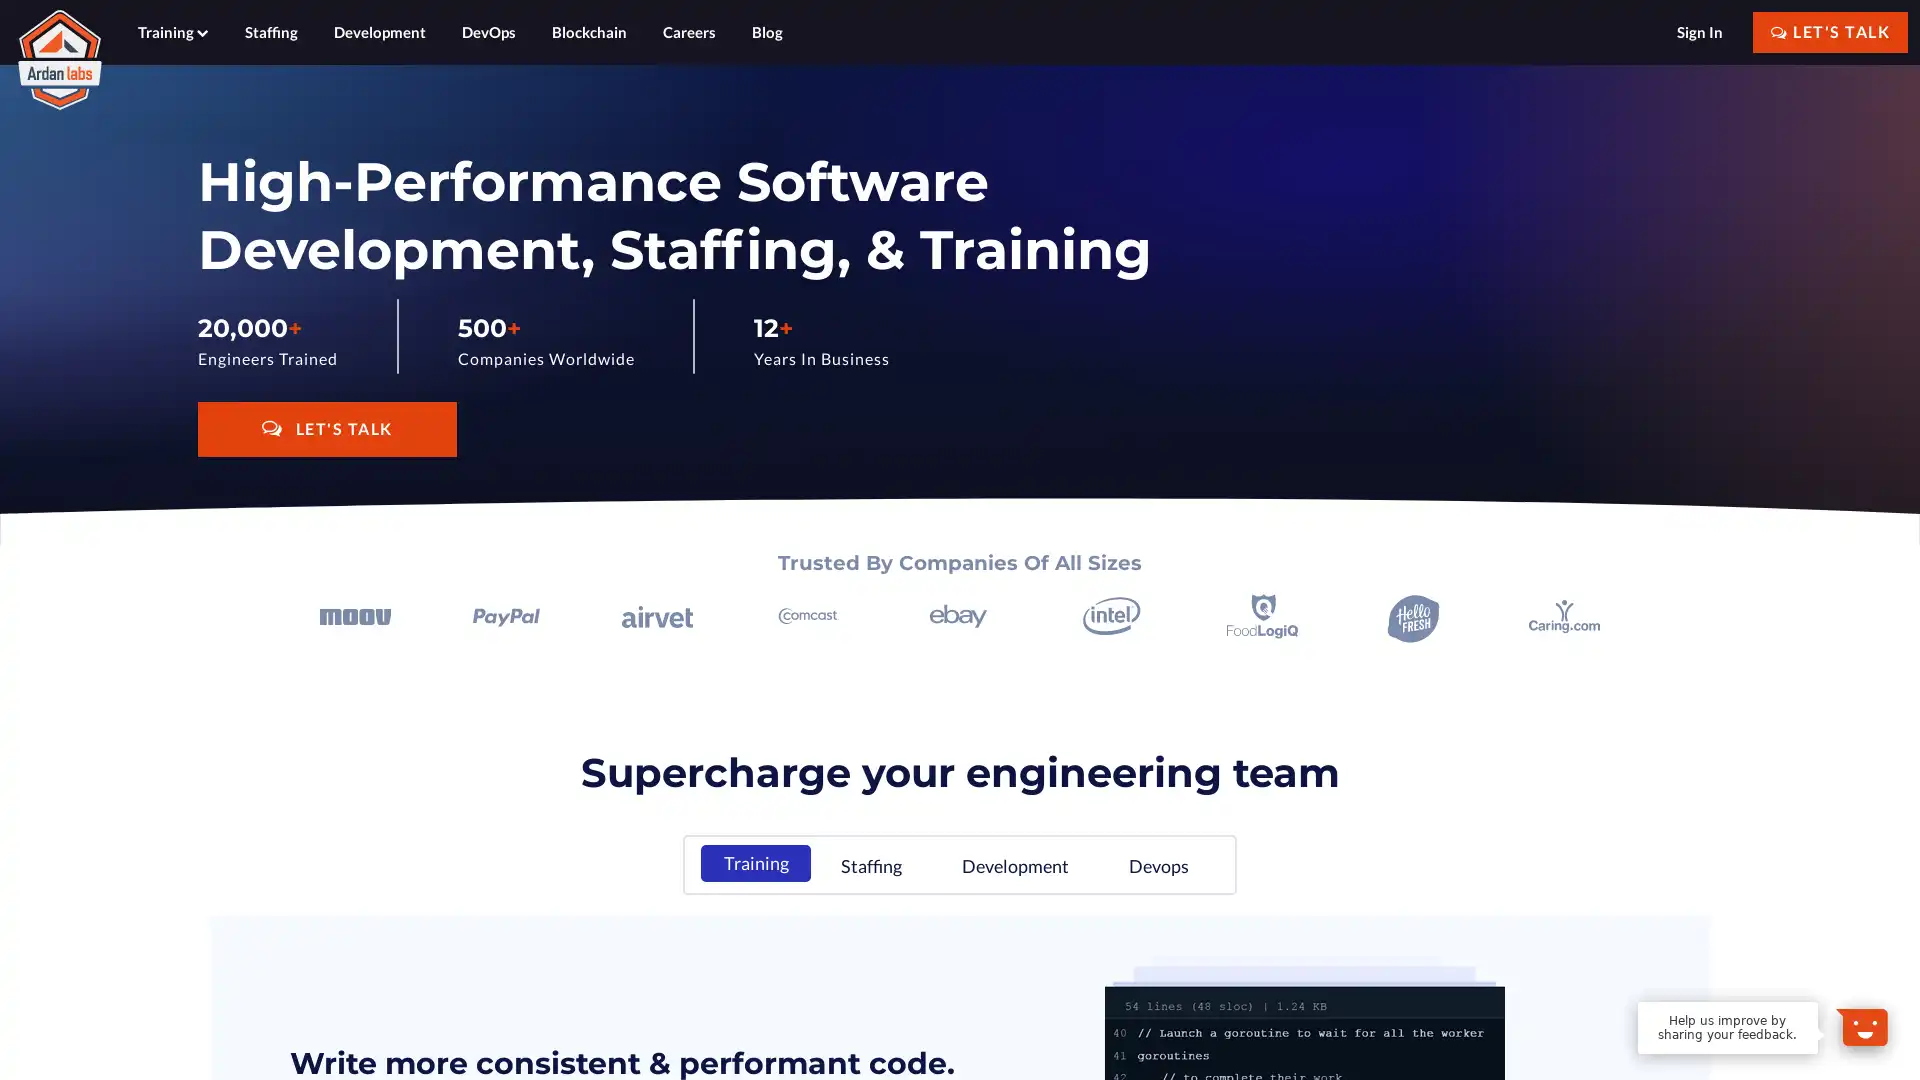  I want to click on Dismiss Message, so click(1815, 1003).